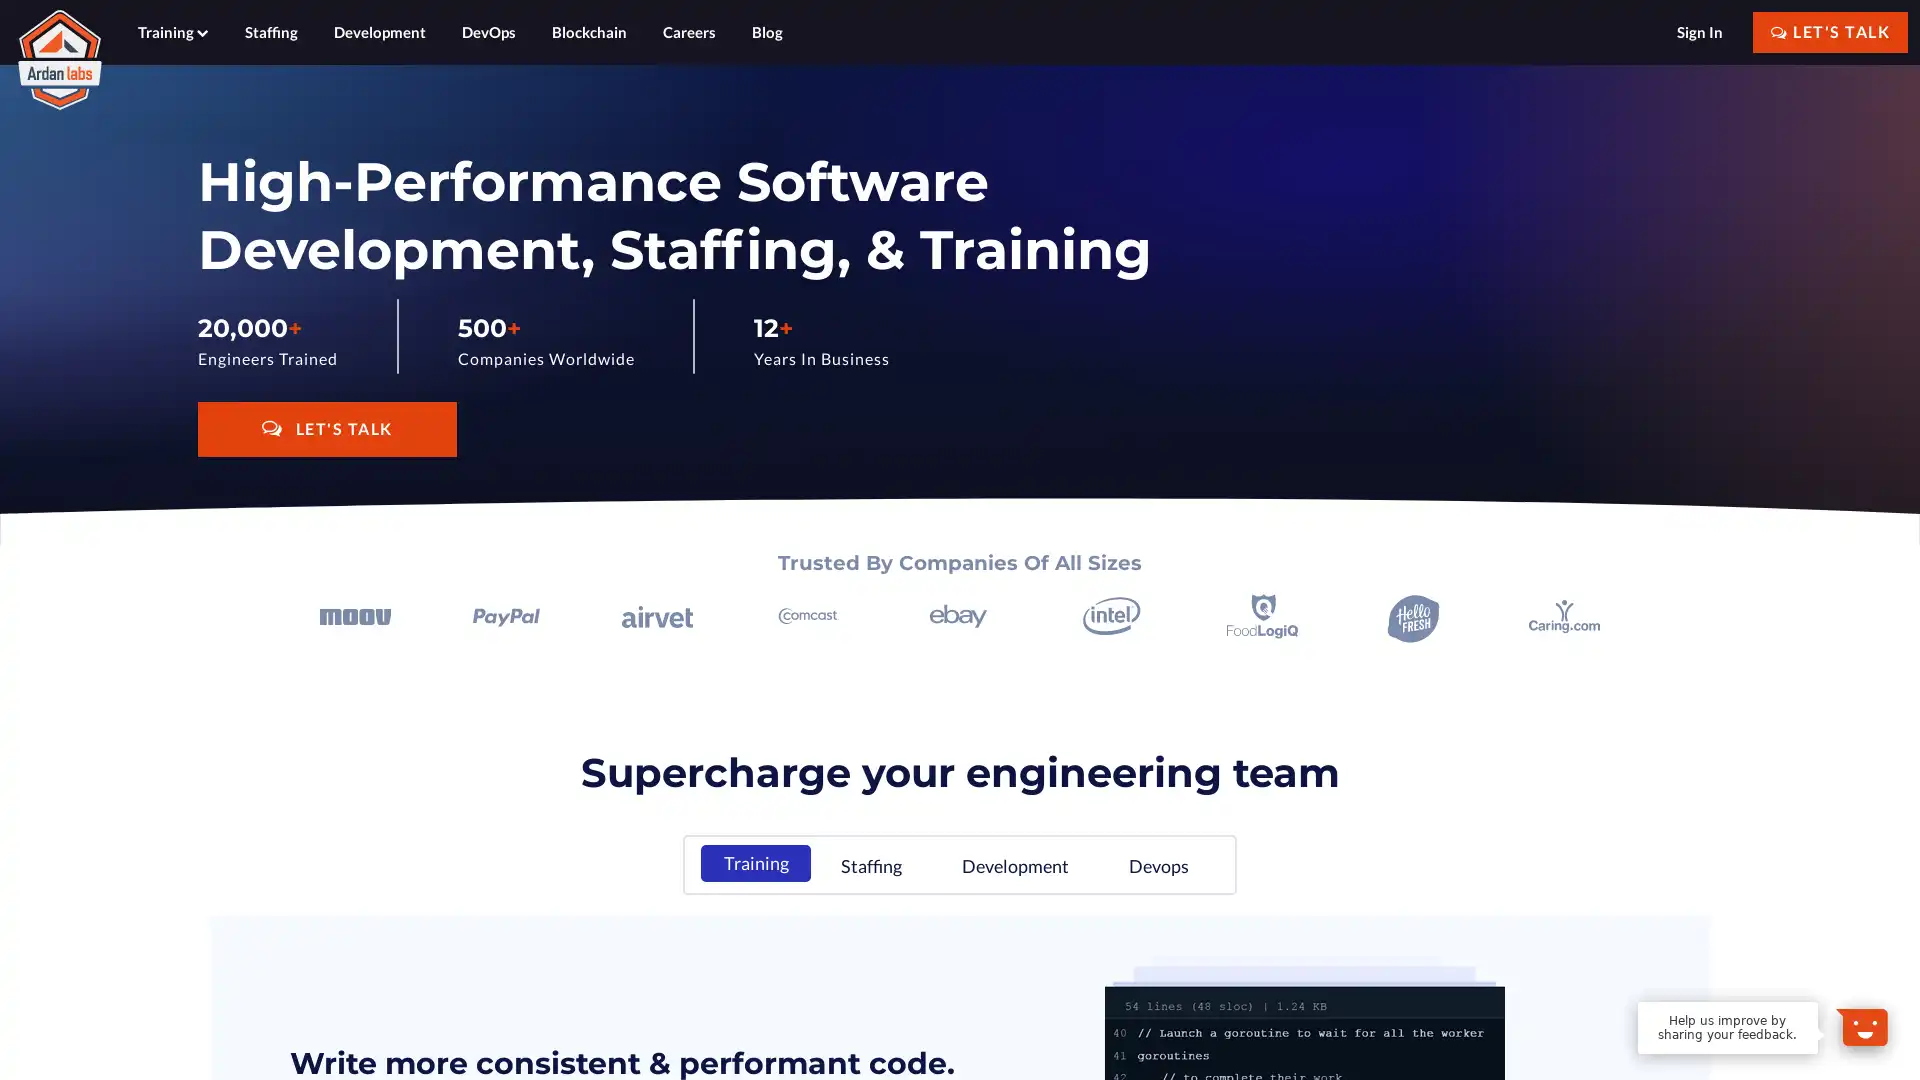  I want to click on Dismiss Message, so click(1815, 1003).